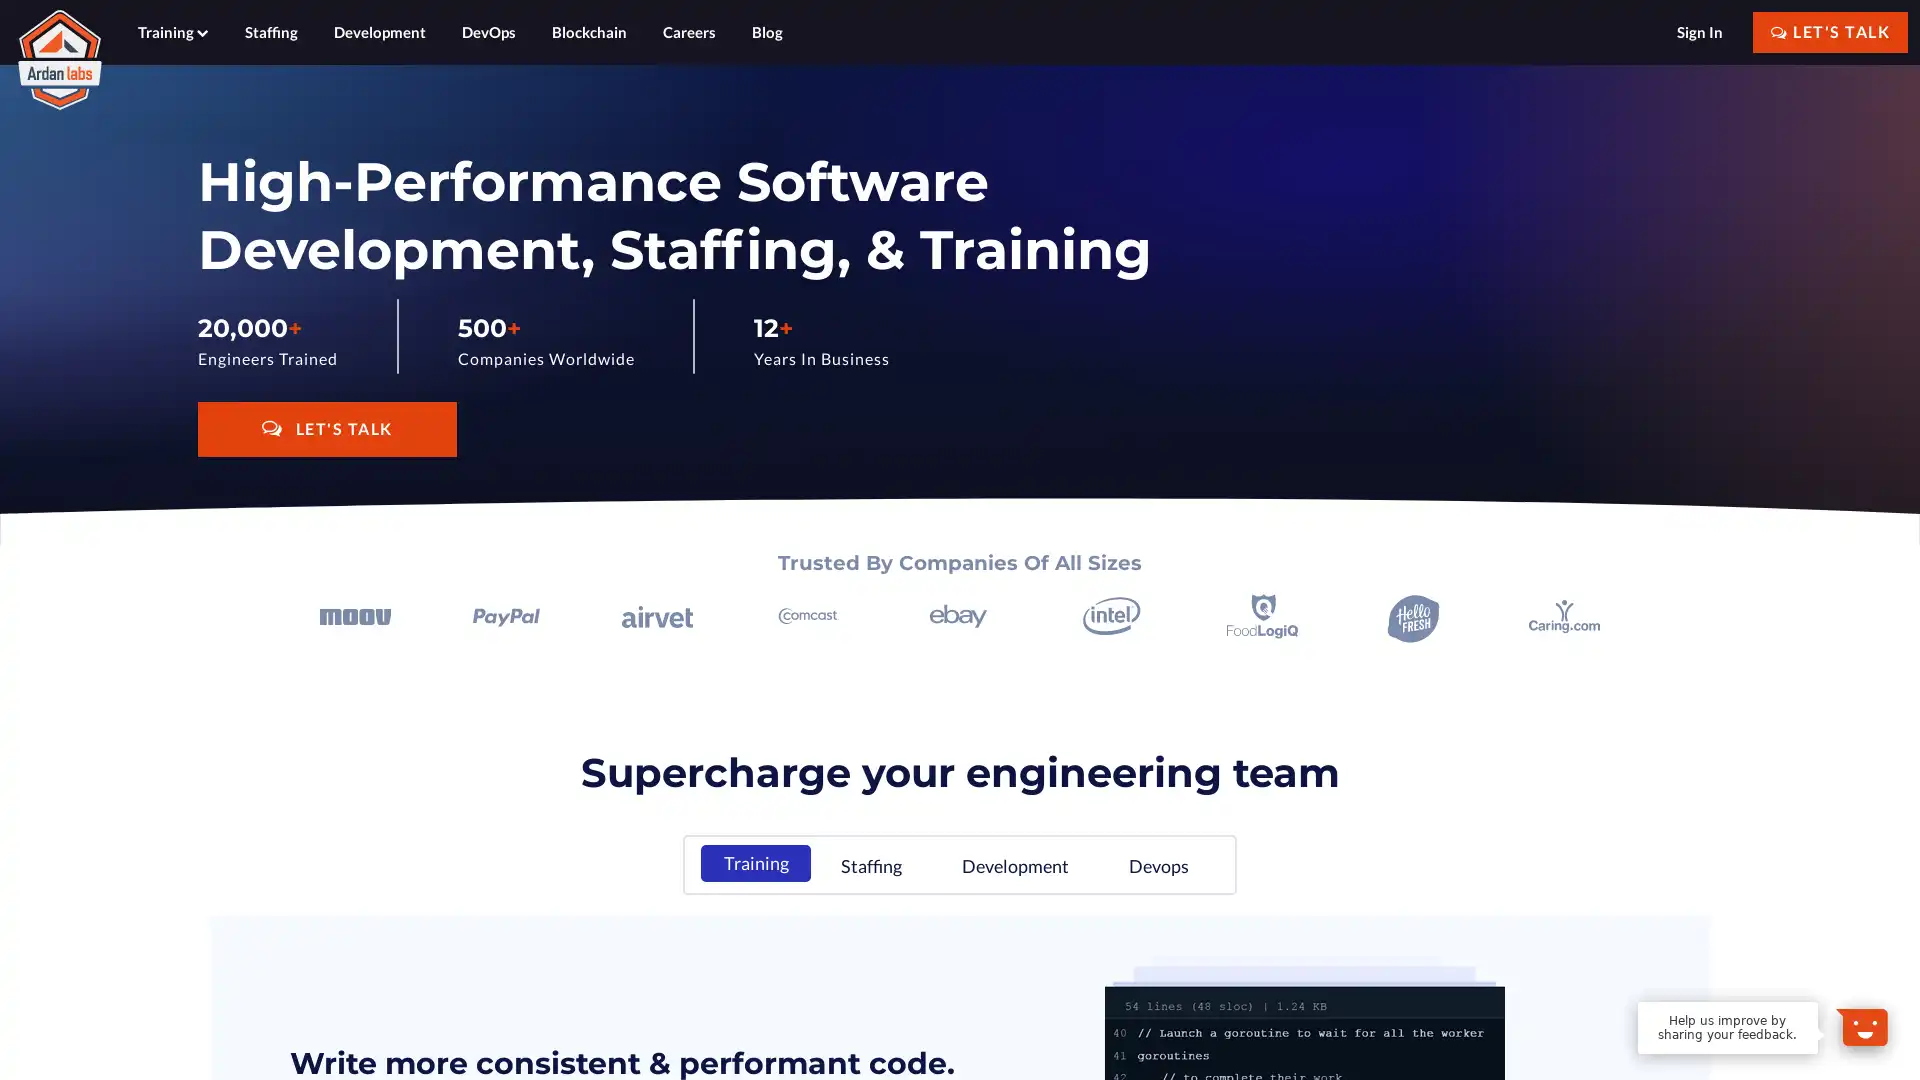  I want to click on Dismiss Message, so click(1815, 1003).